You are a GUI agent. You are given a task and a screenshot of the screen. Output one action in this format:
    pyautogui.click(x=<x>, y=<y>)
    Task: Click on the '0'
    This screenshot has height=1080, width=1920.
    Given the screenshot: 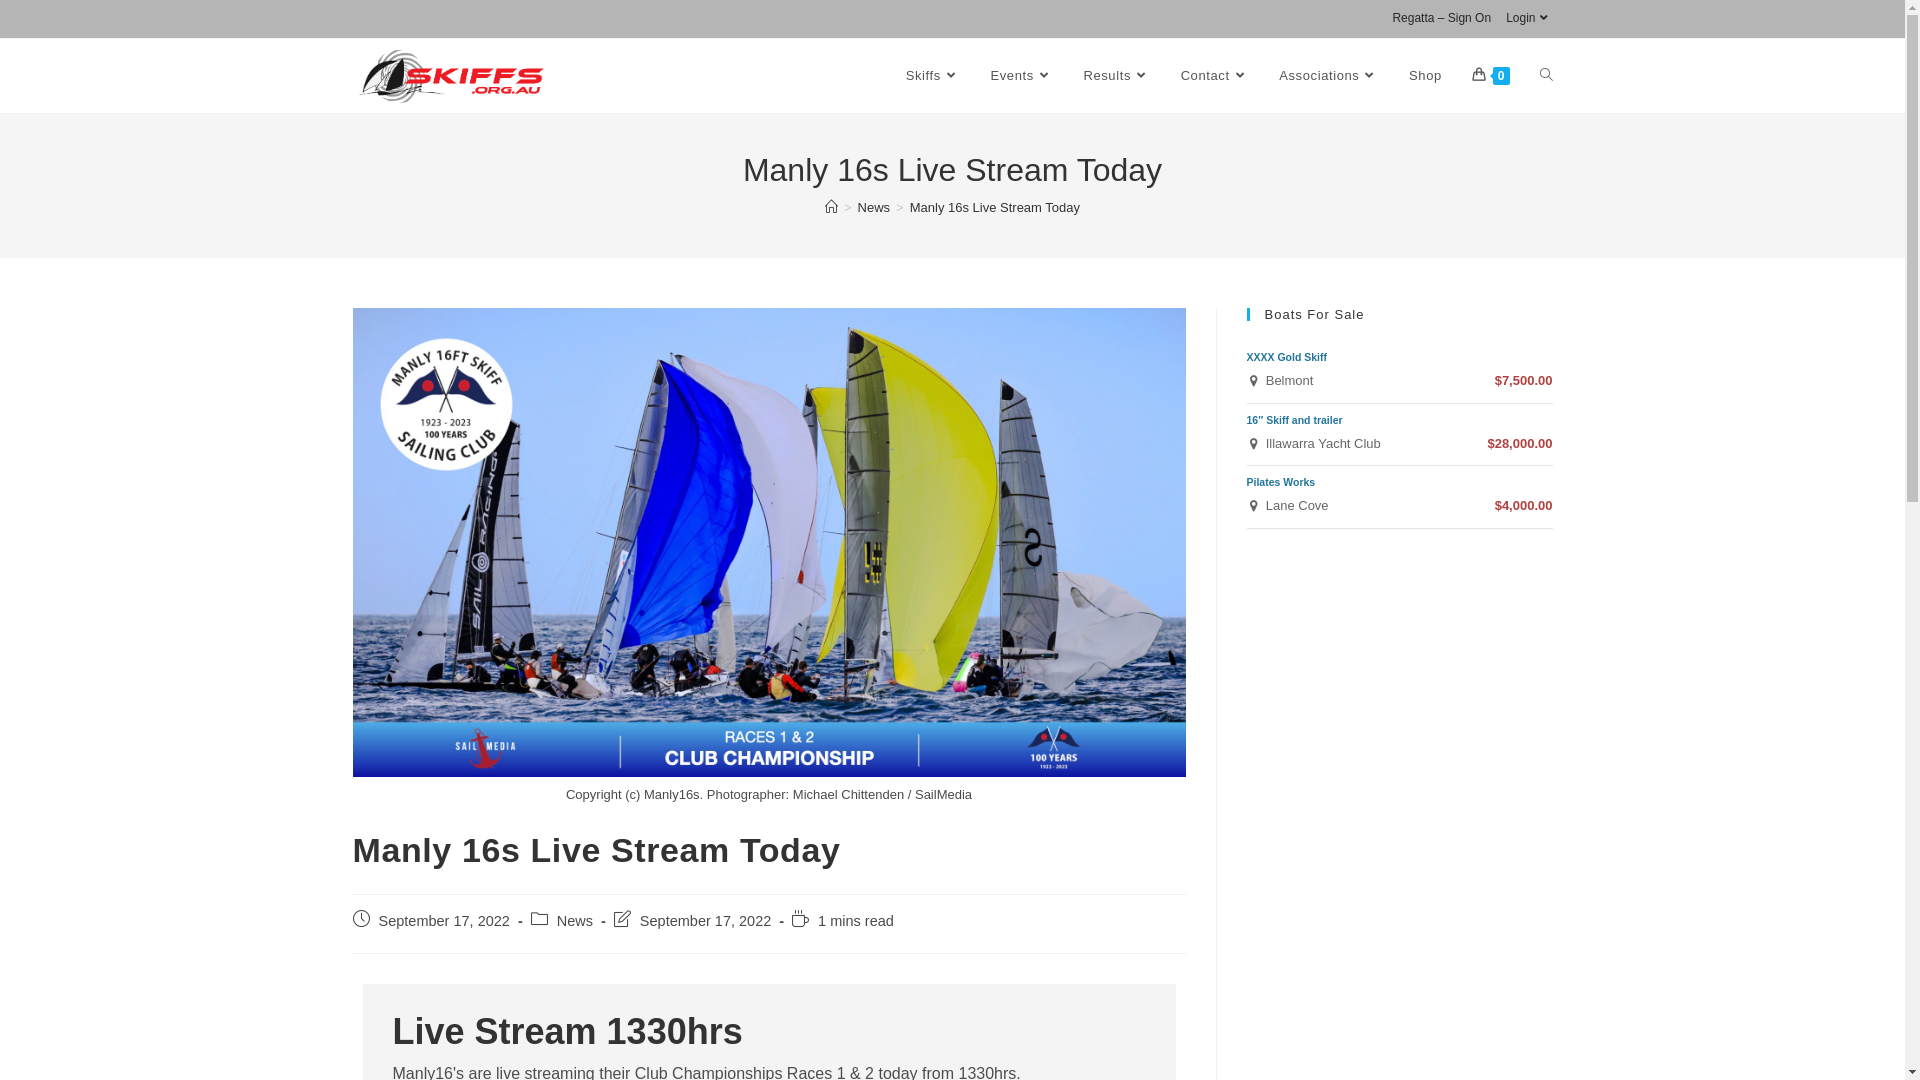 What is the action you would take?
    pyautogui.click(x=1491, y=75)
    